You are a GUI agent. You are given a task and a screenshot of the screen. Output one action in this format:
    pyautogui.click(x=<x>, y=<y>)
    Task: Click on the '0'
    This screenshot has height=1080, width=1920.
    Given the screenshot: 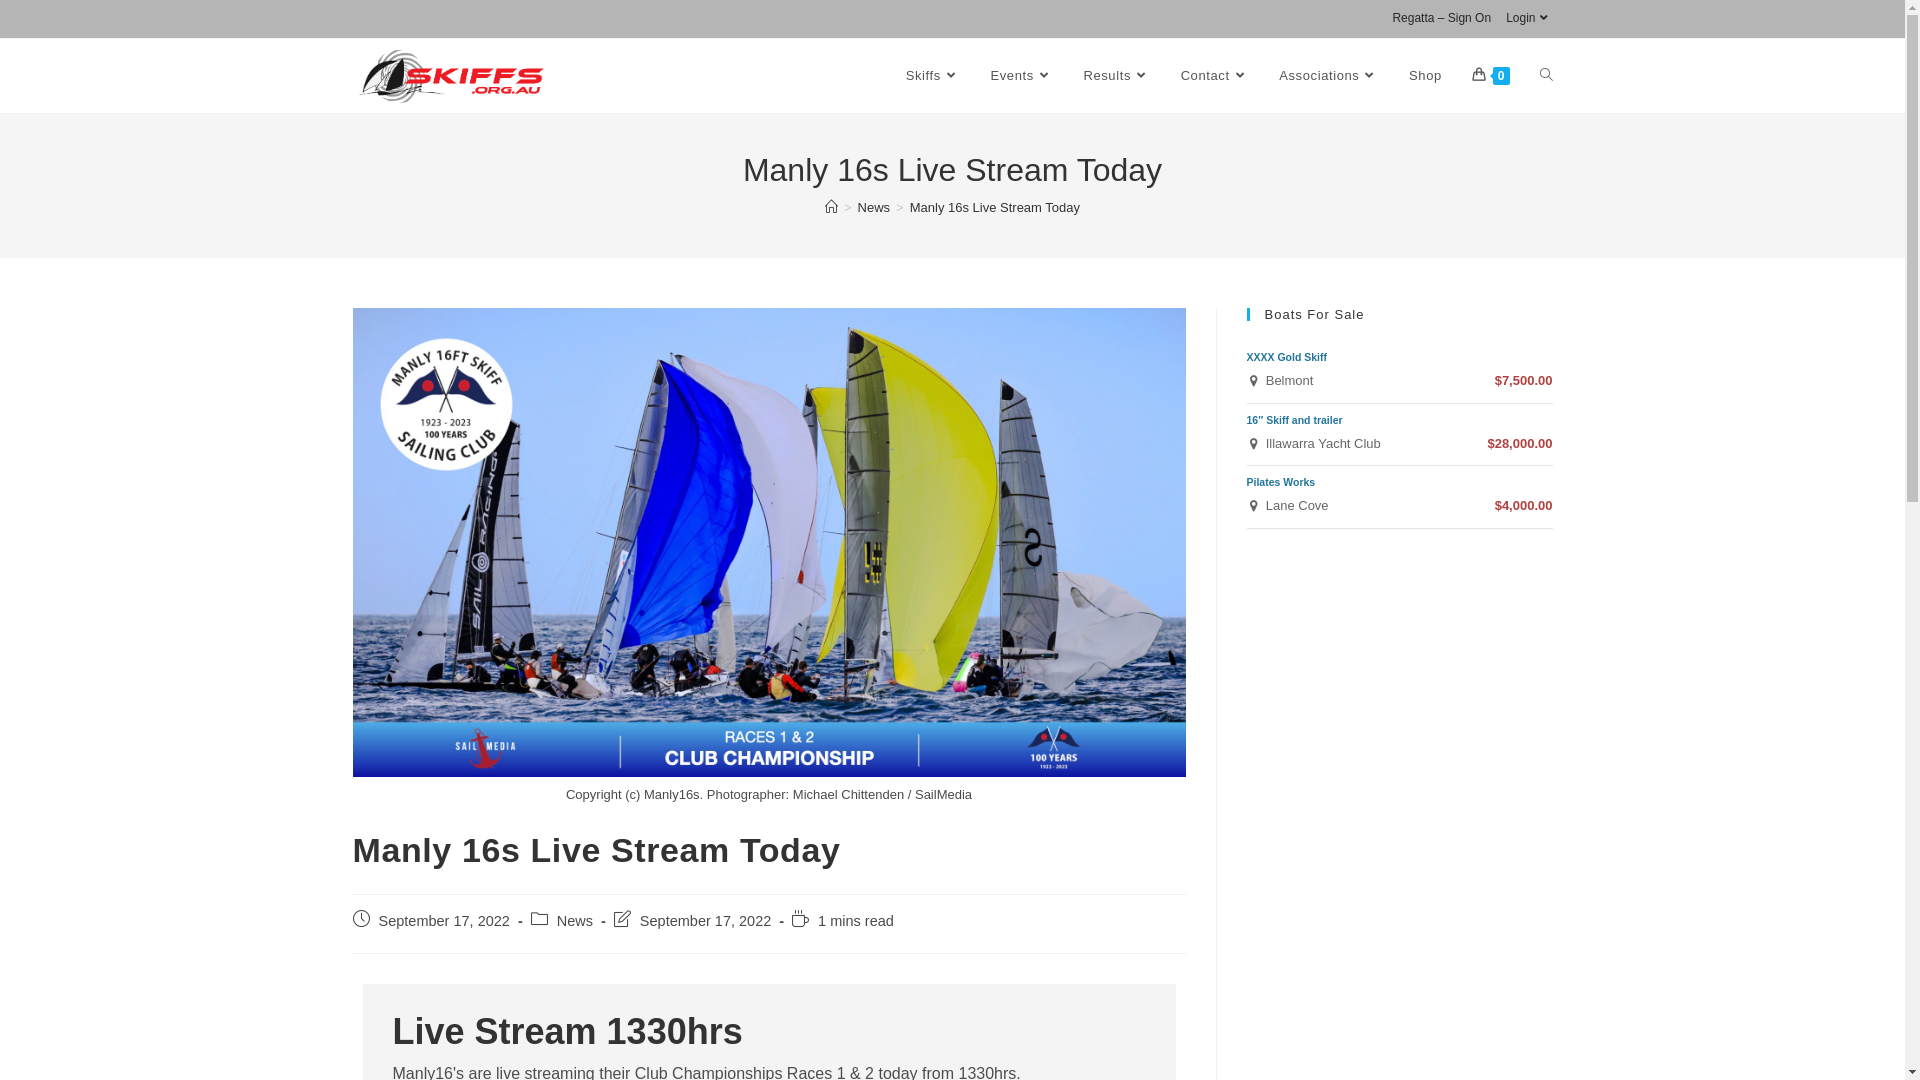 What is the action you would take?
    pyautogui.click(x=1491, y=75)
    